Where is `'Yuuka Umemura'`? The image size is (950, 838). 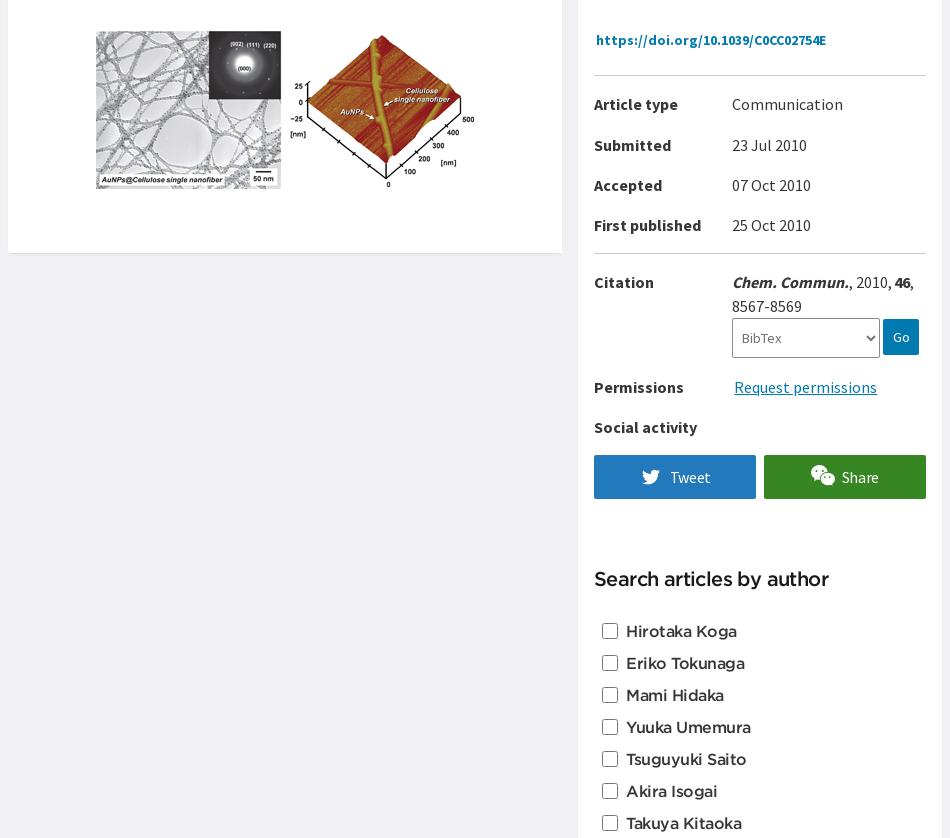 'Yuuka Umemura' is located at coordinates (687, 725).